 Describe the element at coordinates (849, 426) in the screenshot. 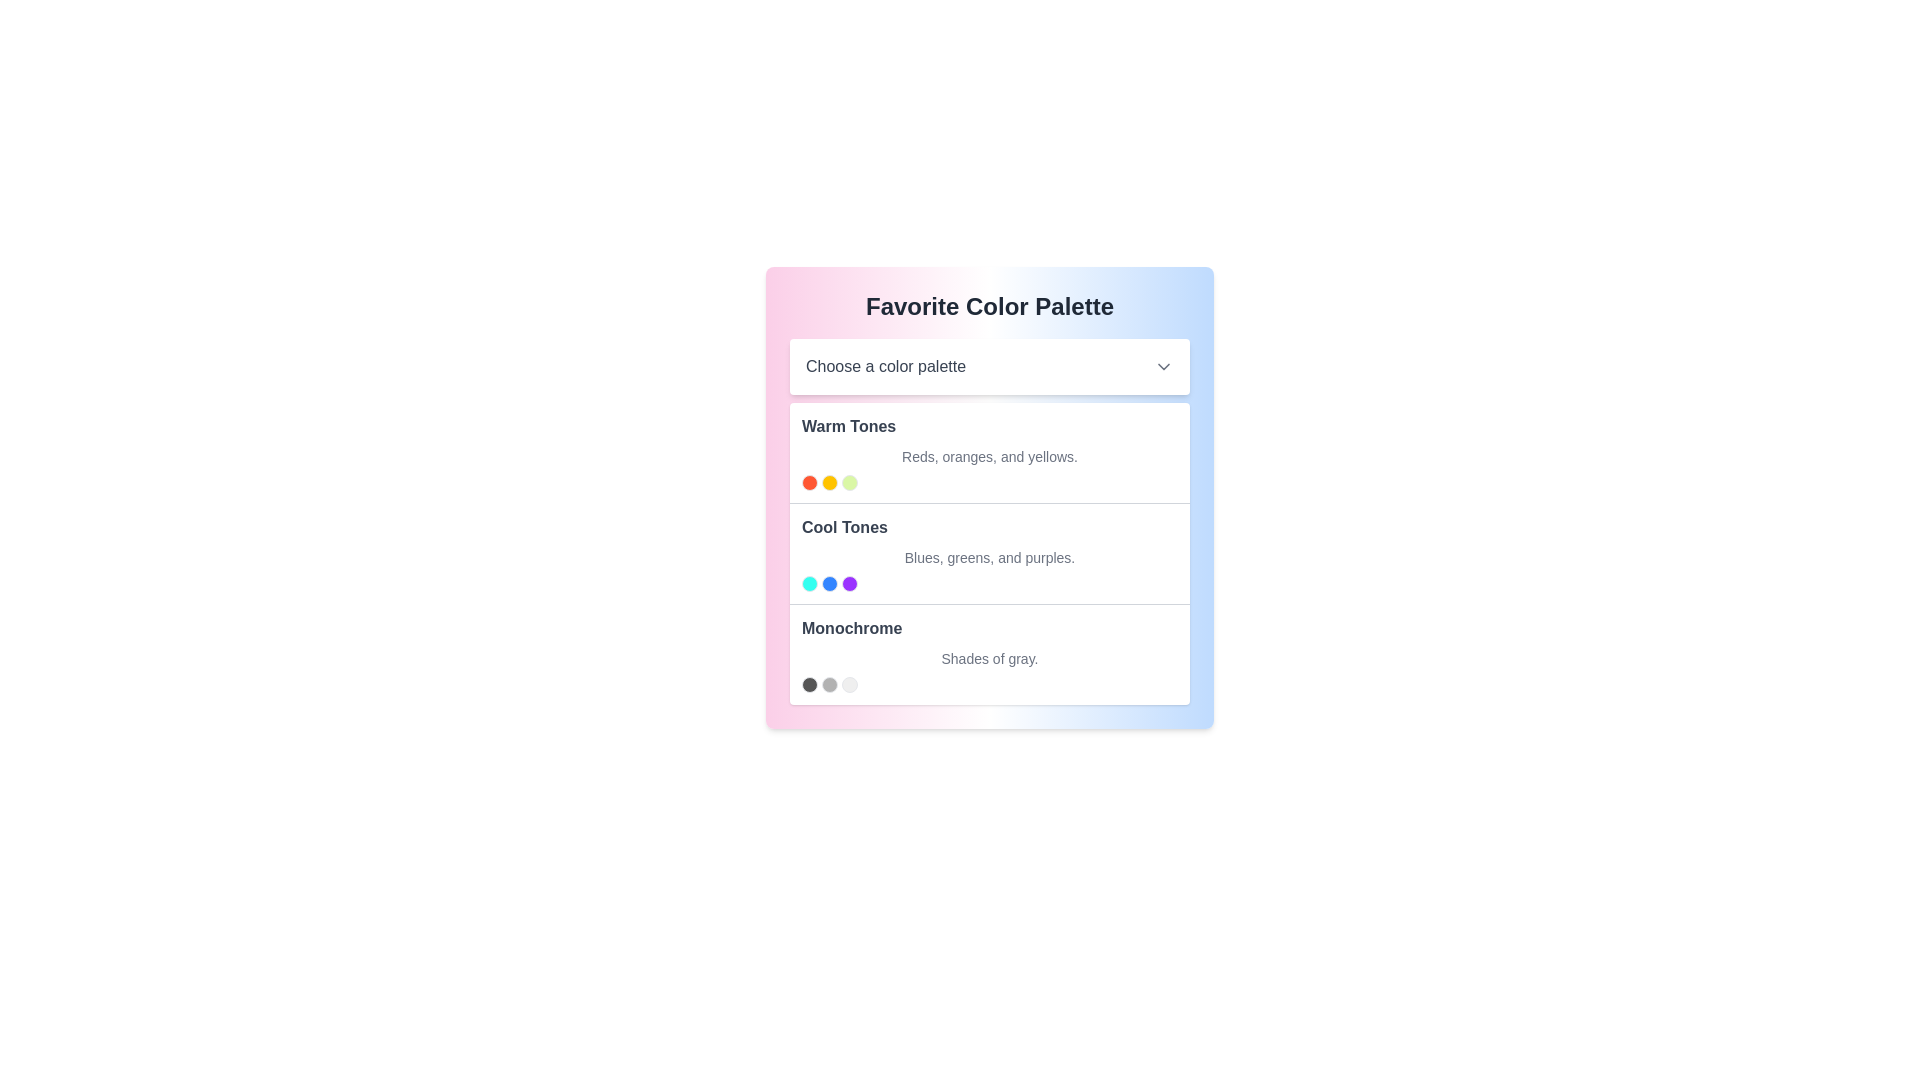

I see `the 'Warm Tones' text label, which is styled in bold dark gray and serves as the heading for the color palette category` at that location.